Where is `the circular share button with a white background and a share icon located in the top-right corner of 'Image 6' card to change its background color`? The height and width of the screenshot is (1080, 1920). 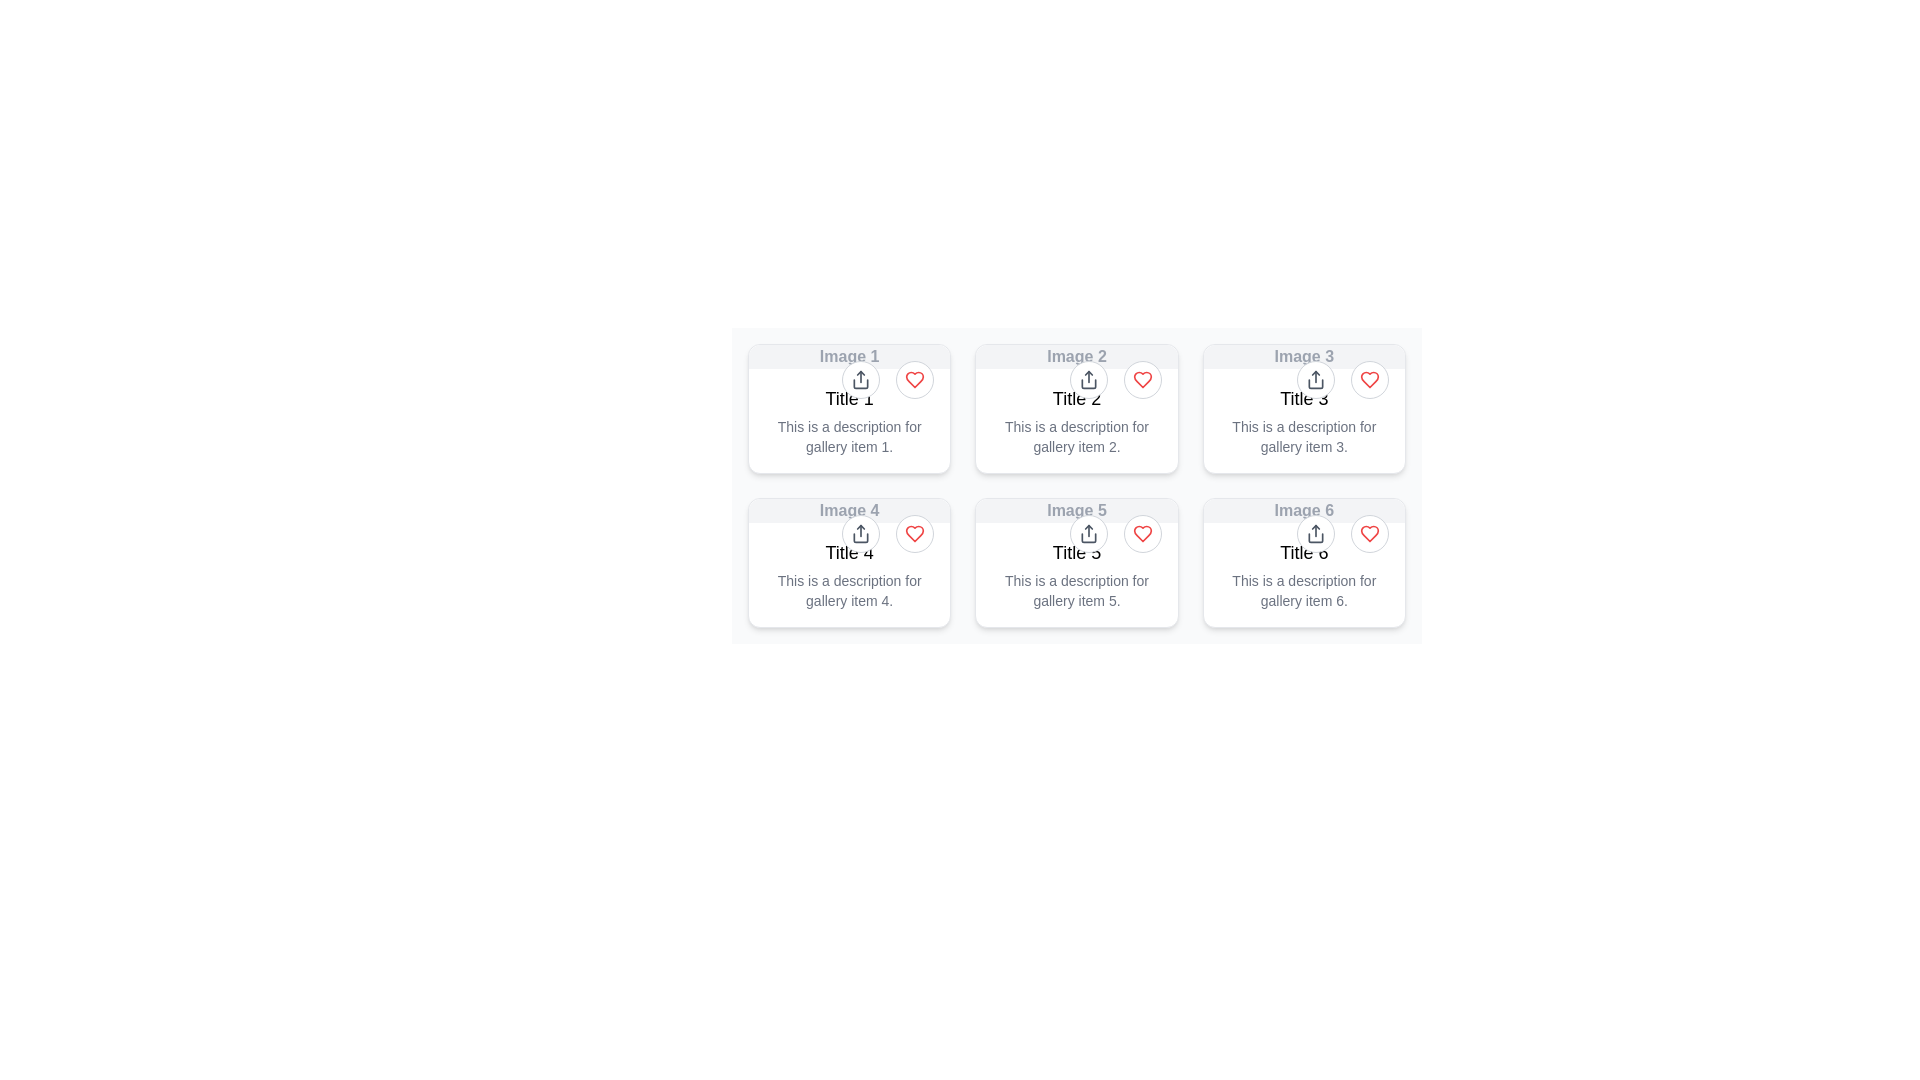
the circular share button with a white background and a share icon located in the top-right corner of 'Image 6' card to change its background color is located at coordinates (1315, 532).